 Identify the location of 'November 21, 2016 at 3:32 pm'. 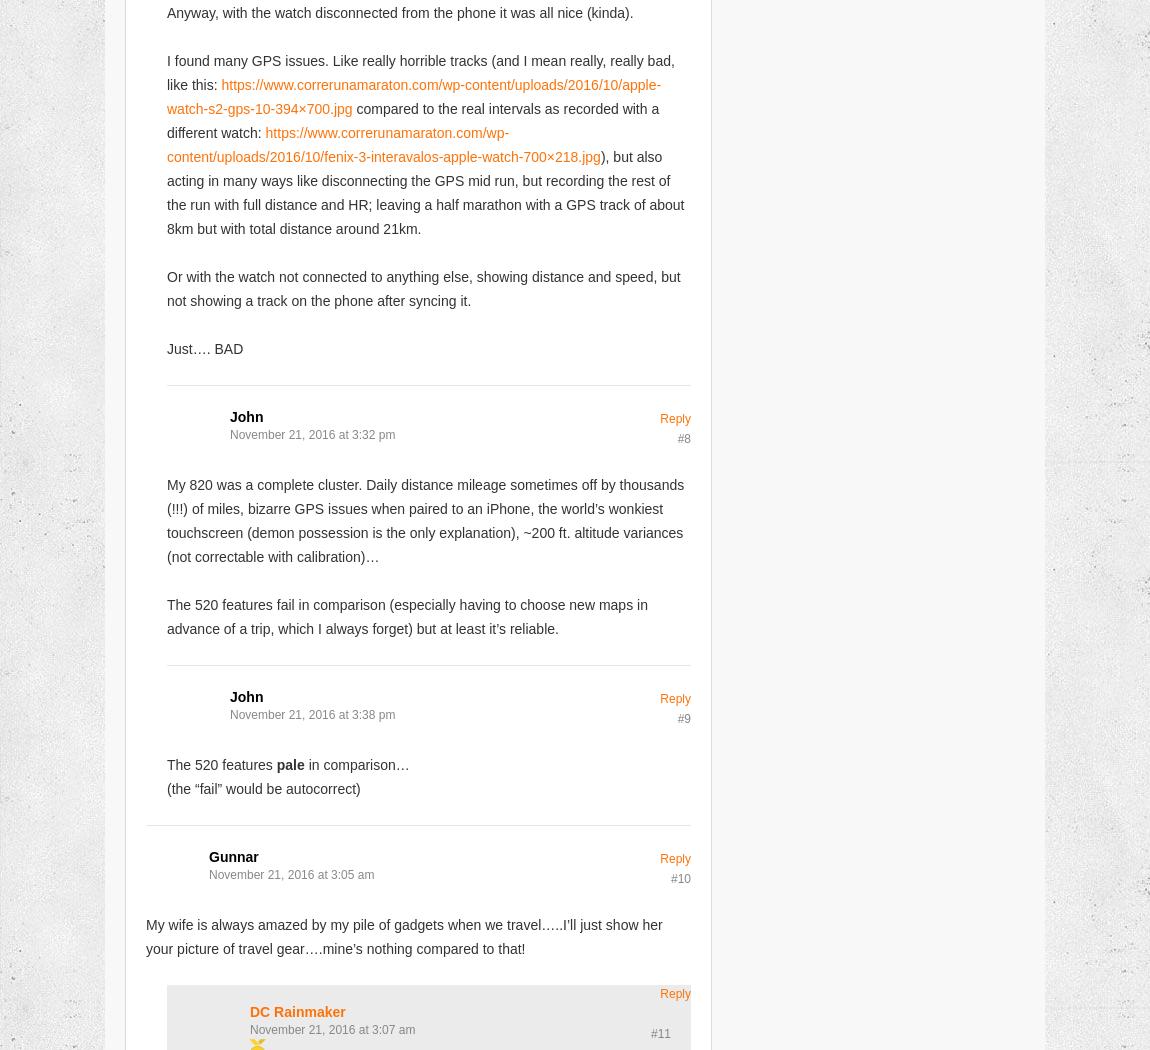
(312, 432).